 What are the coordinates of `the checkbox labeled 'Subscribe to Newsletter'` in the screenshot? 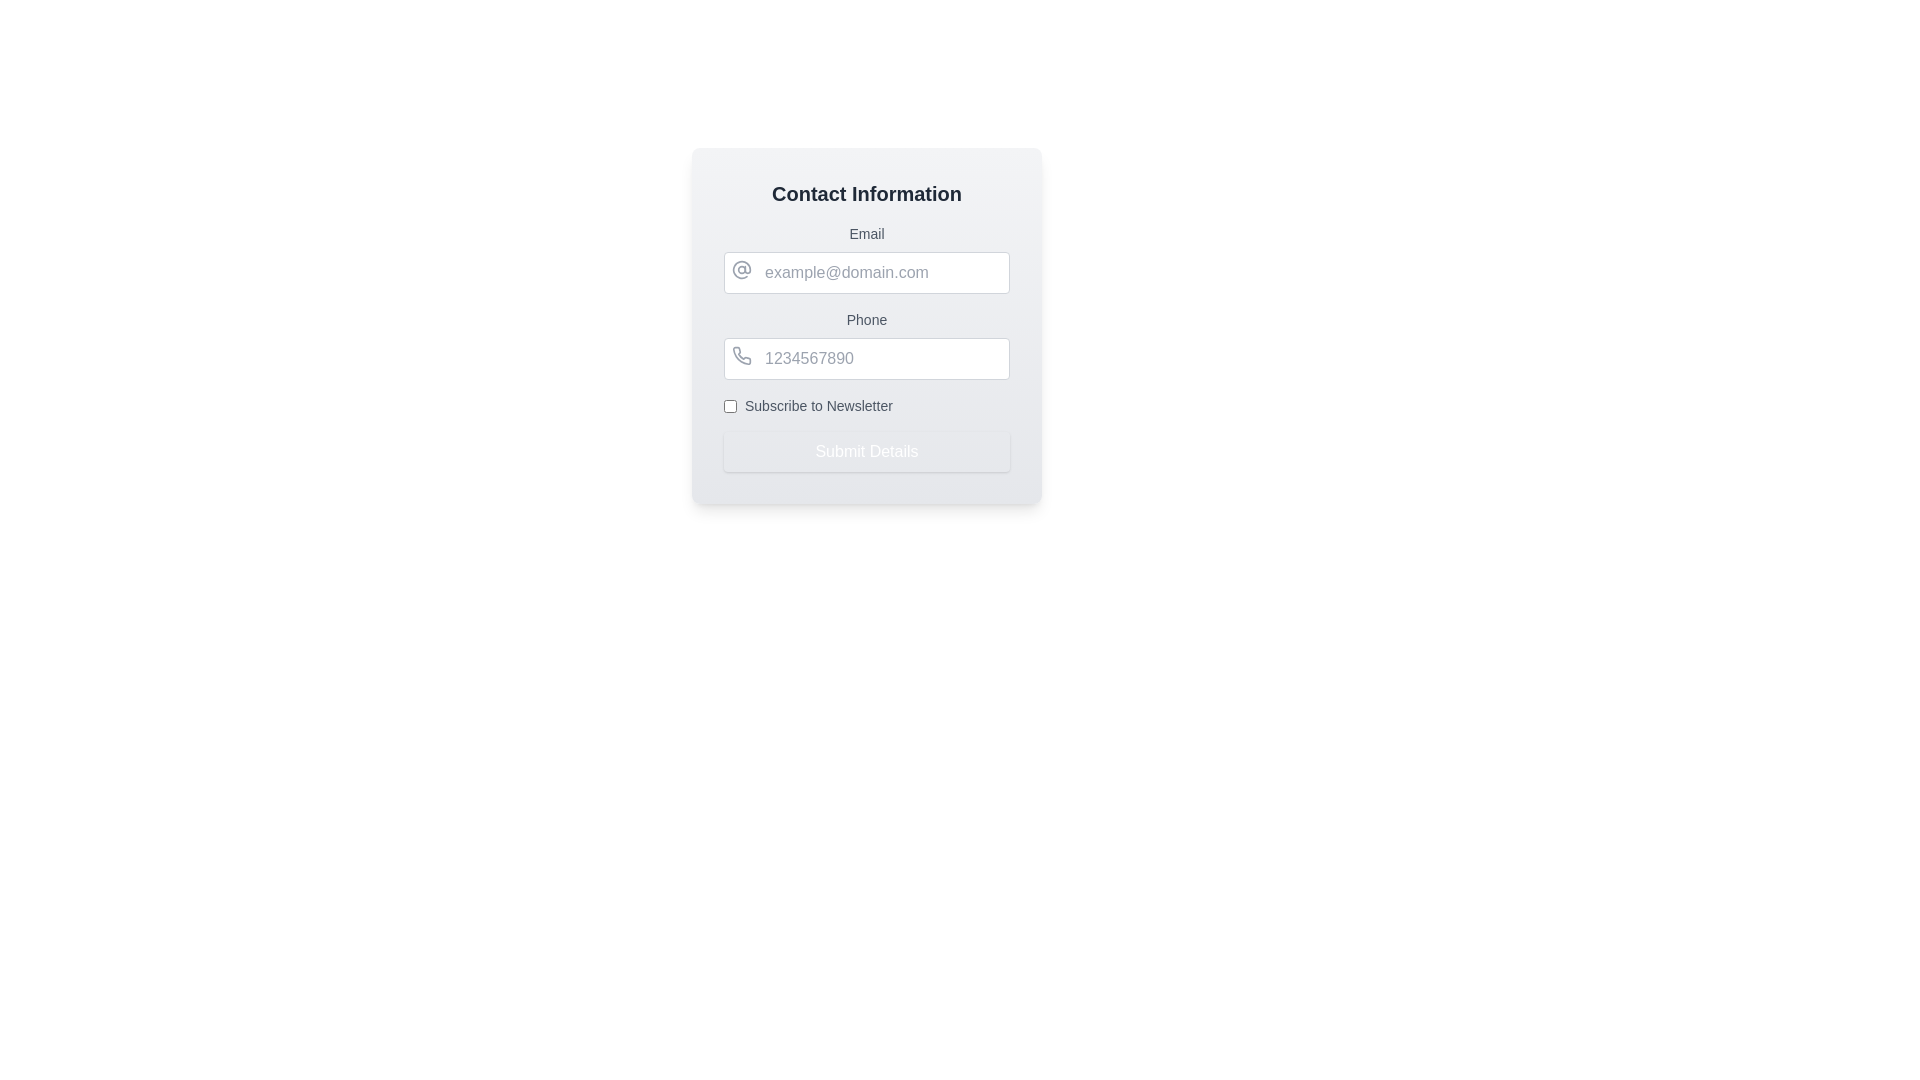 It's located at (867, 405).